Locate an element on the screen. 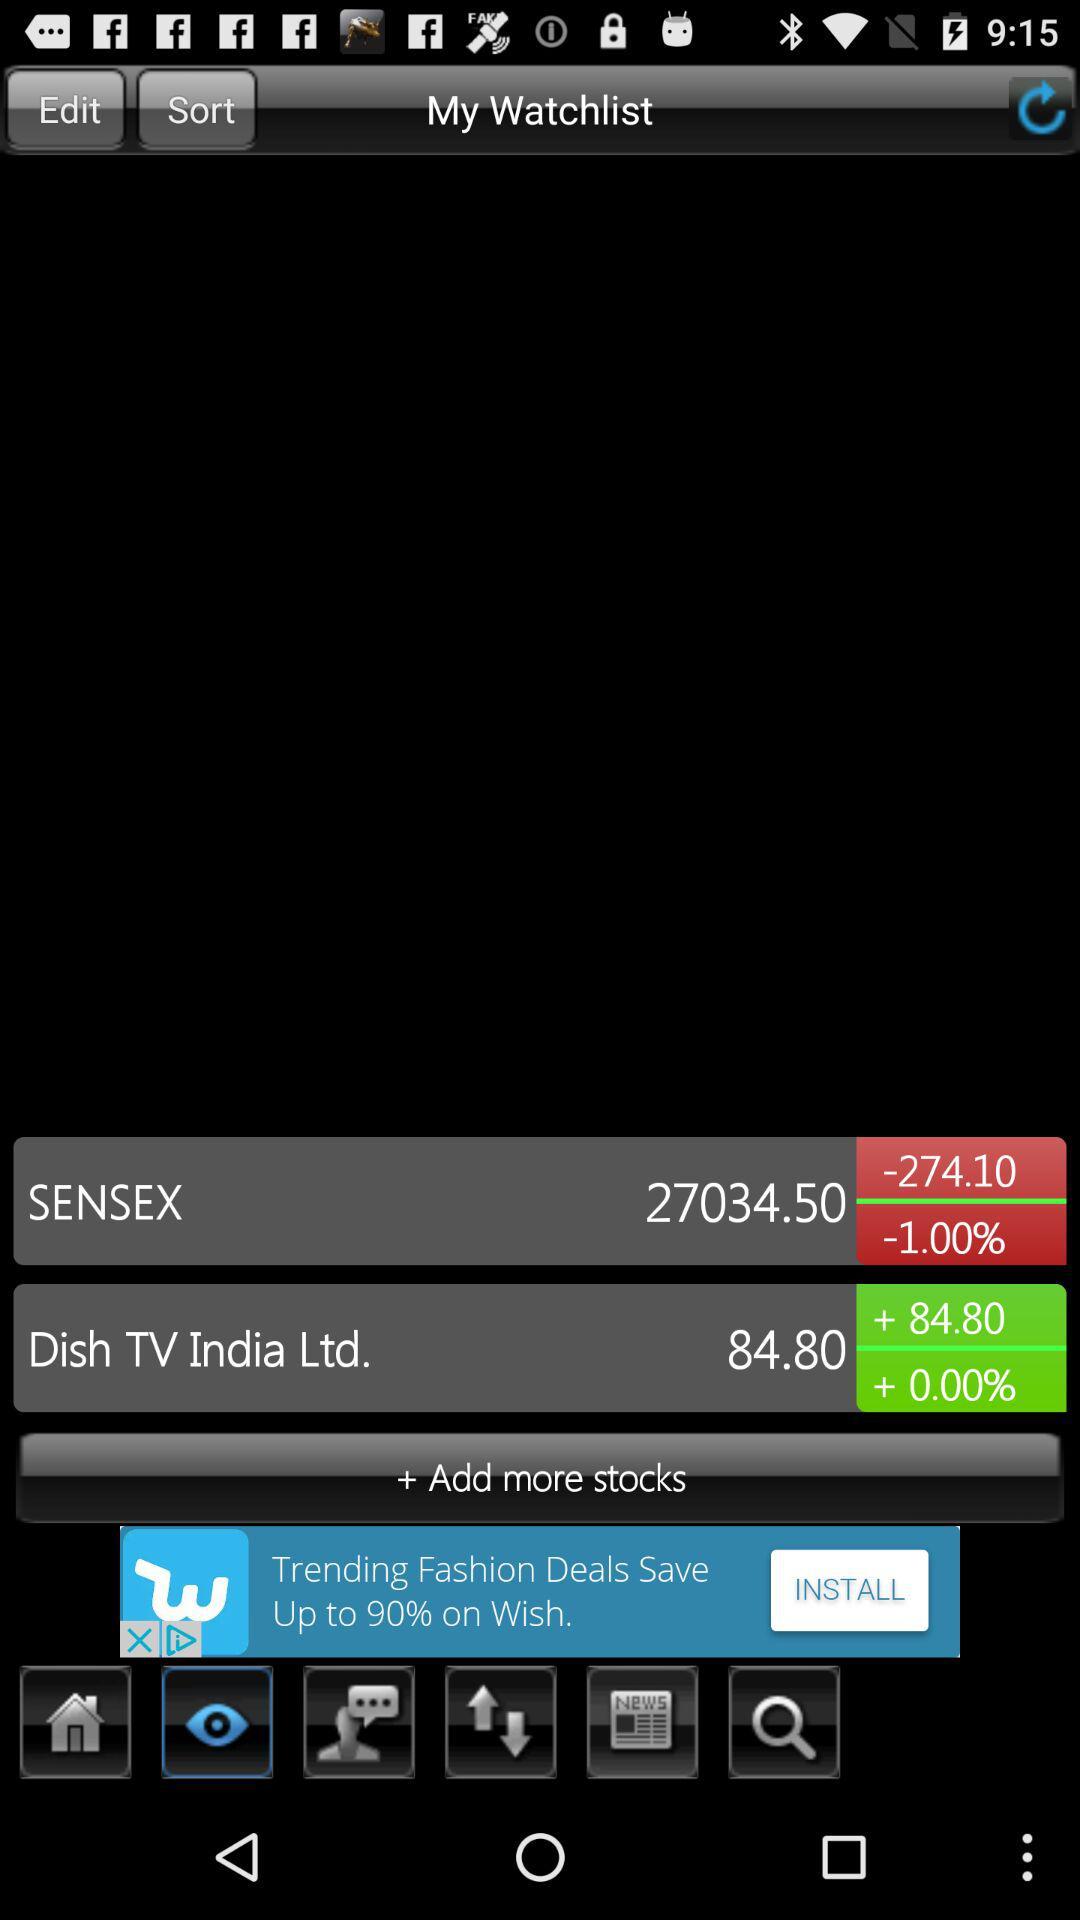 The width and height of the screenshot is (1080, 1920). reload updated is located at coordinates (1039, 107).